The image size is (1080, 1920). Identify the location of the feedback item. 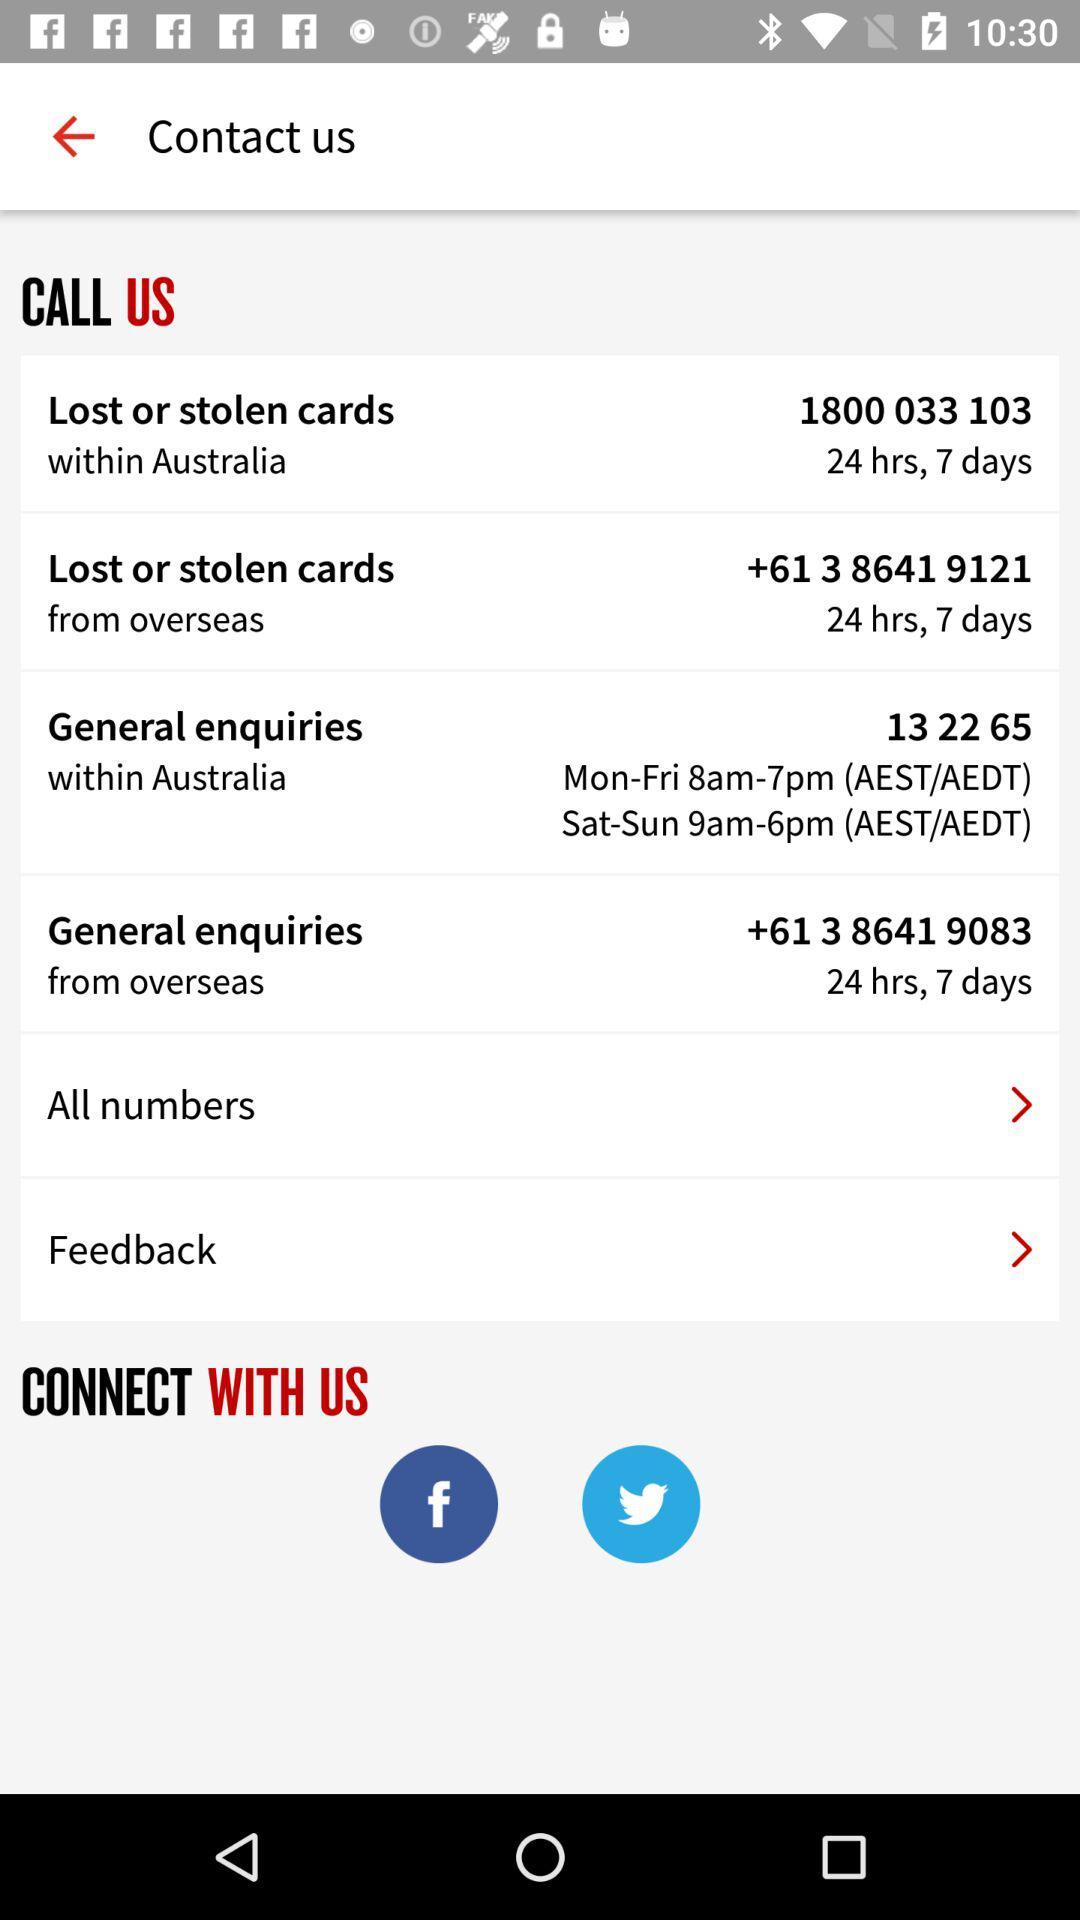
(540, 1248).